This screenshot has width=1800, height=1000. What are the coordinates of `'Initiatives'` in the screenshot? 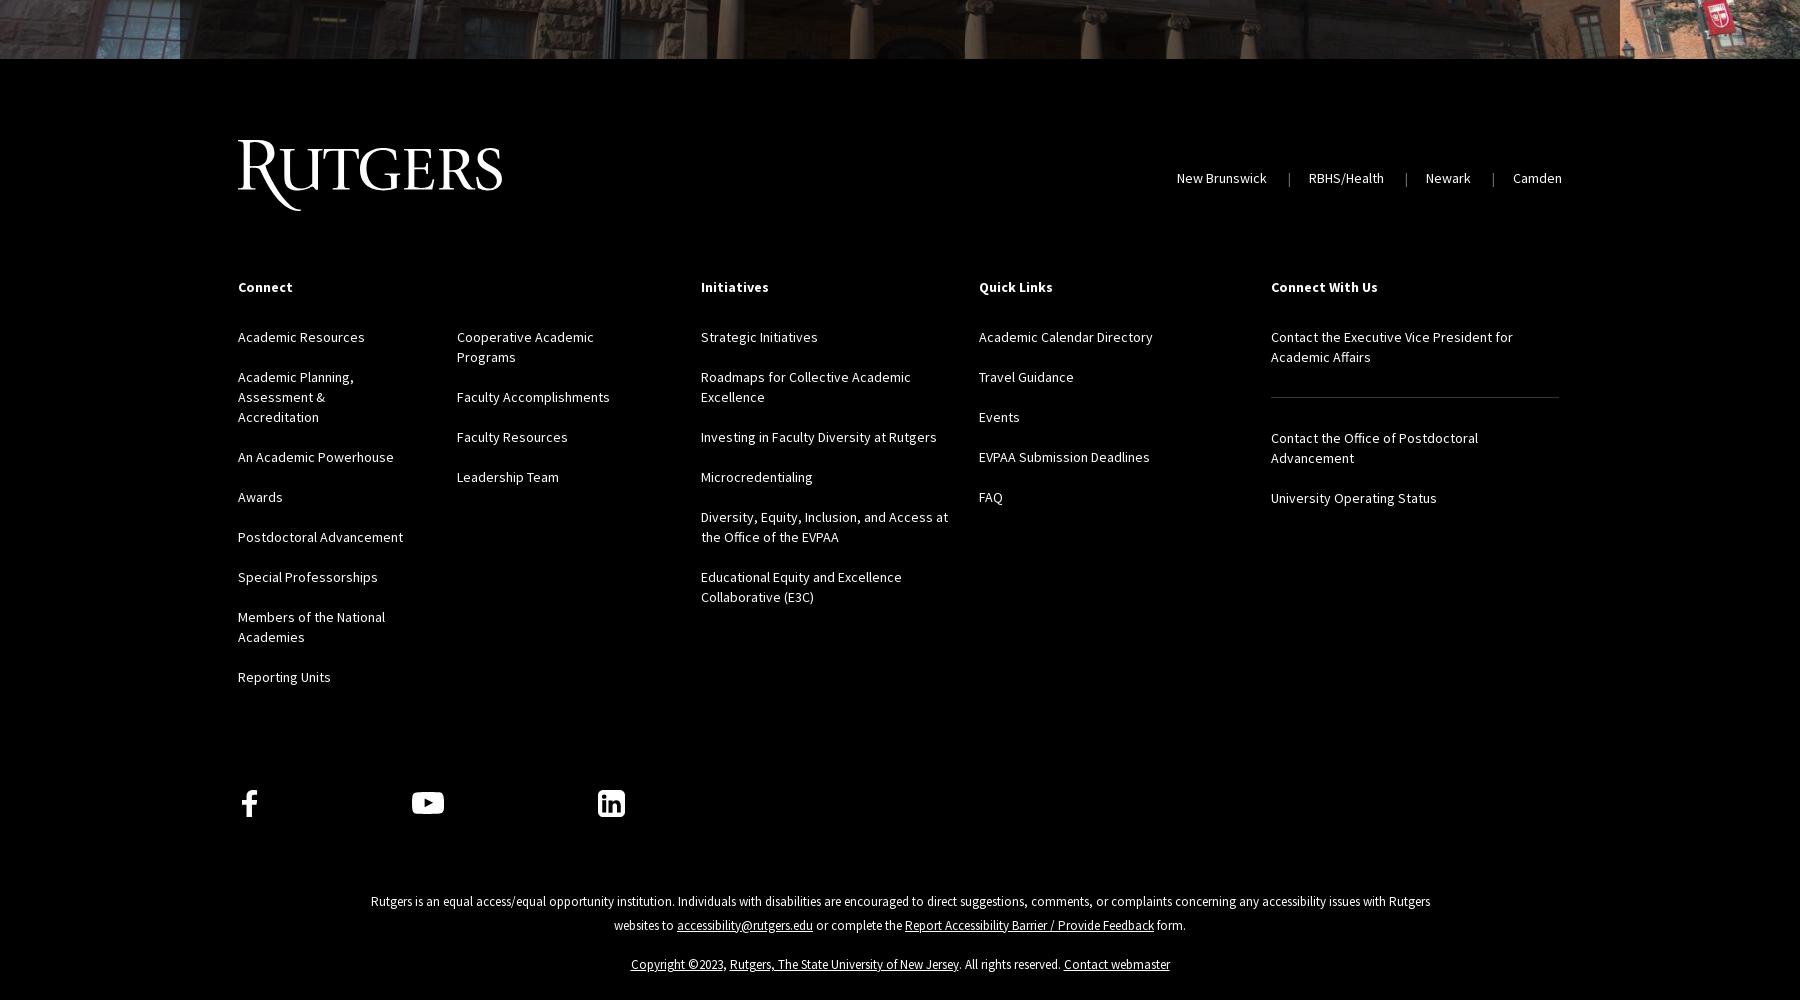 It's located at (733, 287).